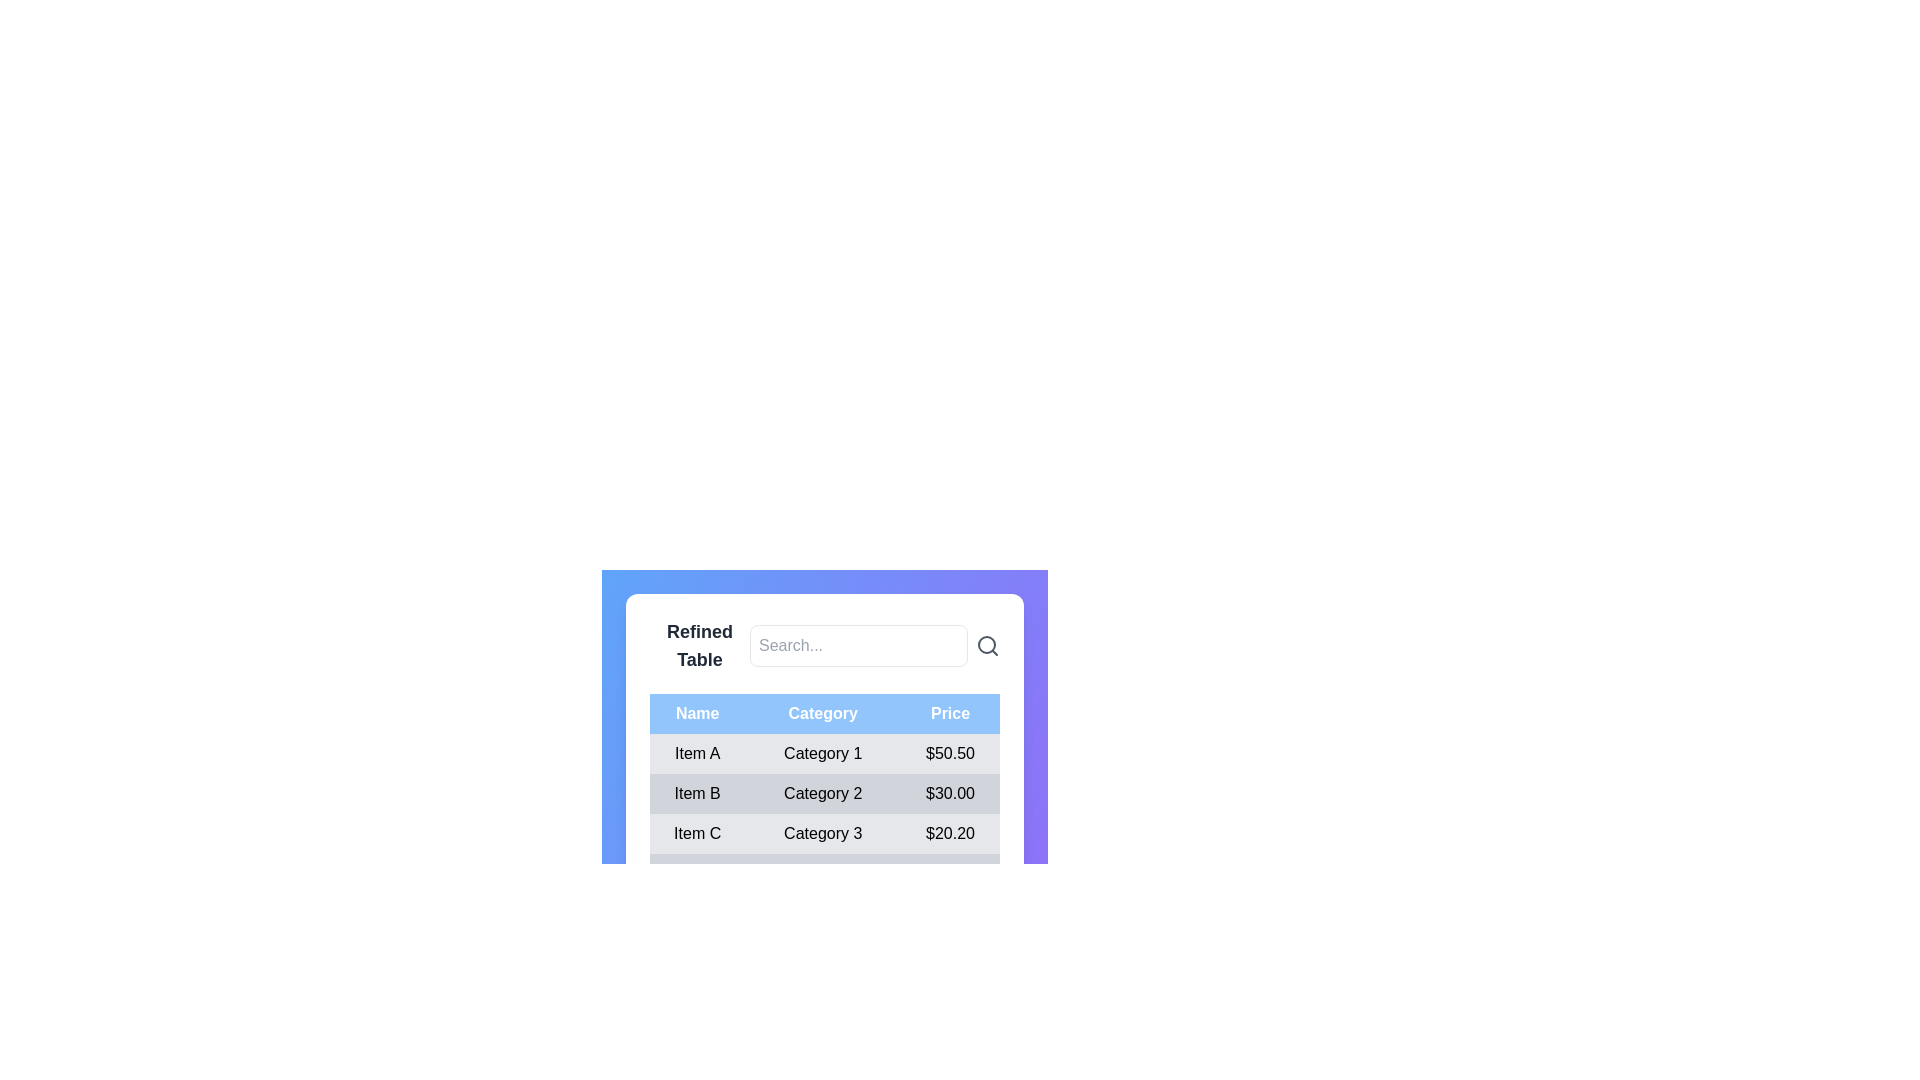 The image size is (1920, 1080). I want to click on text displayed in the price label located in the third column of the first row of the table, under the header labeled 'Price', so click(949, 753).